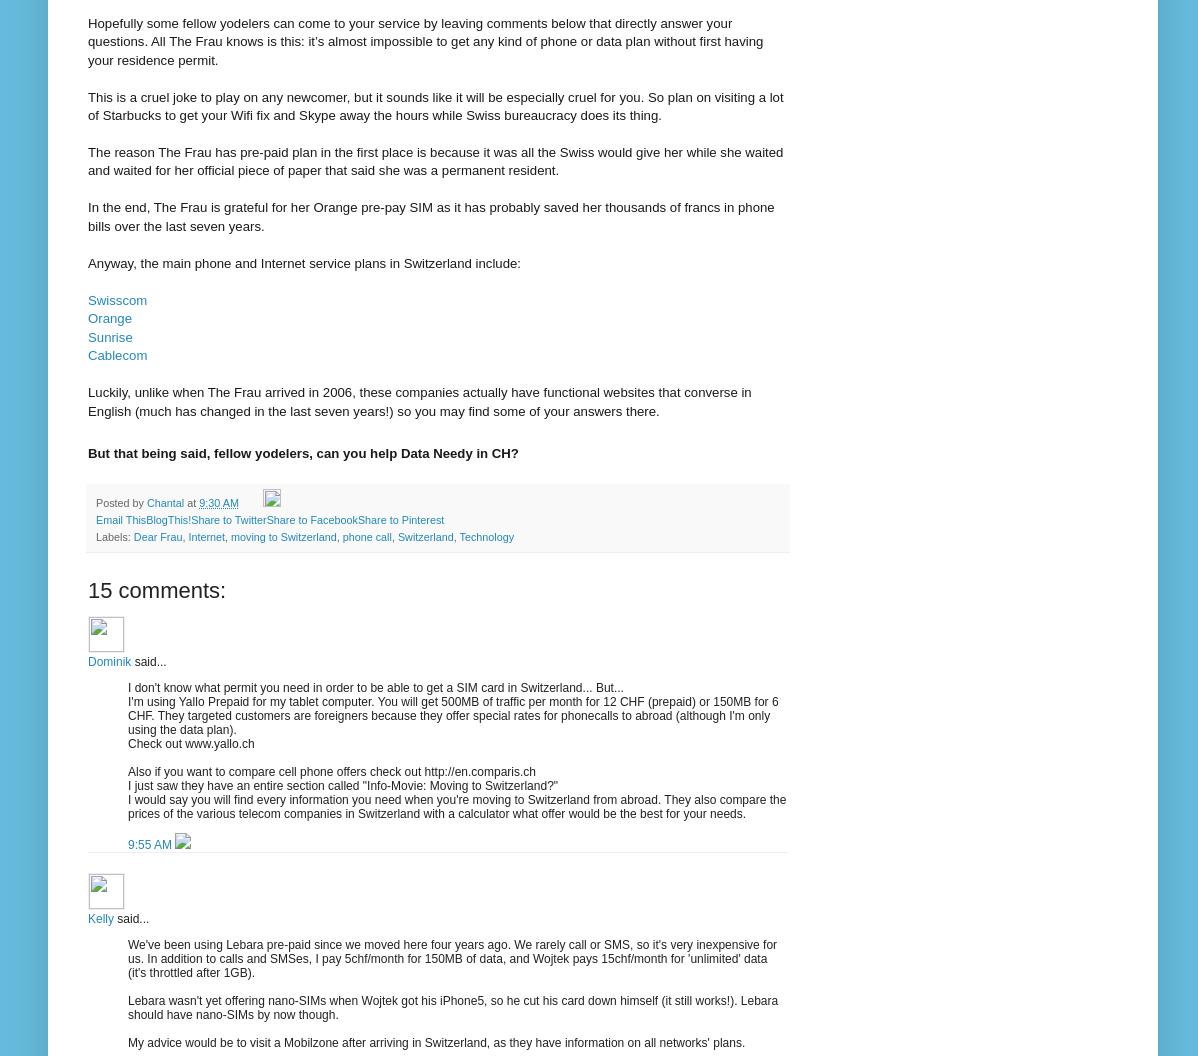  What do you see at coordinates (191, 501) in the screenshot?
I see `'at'` at bounding box center [191, 501].